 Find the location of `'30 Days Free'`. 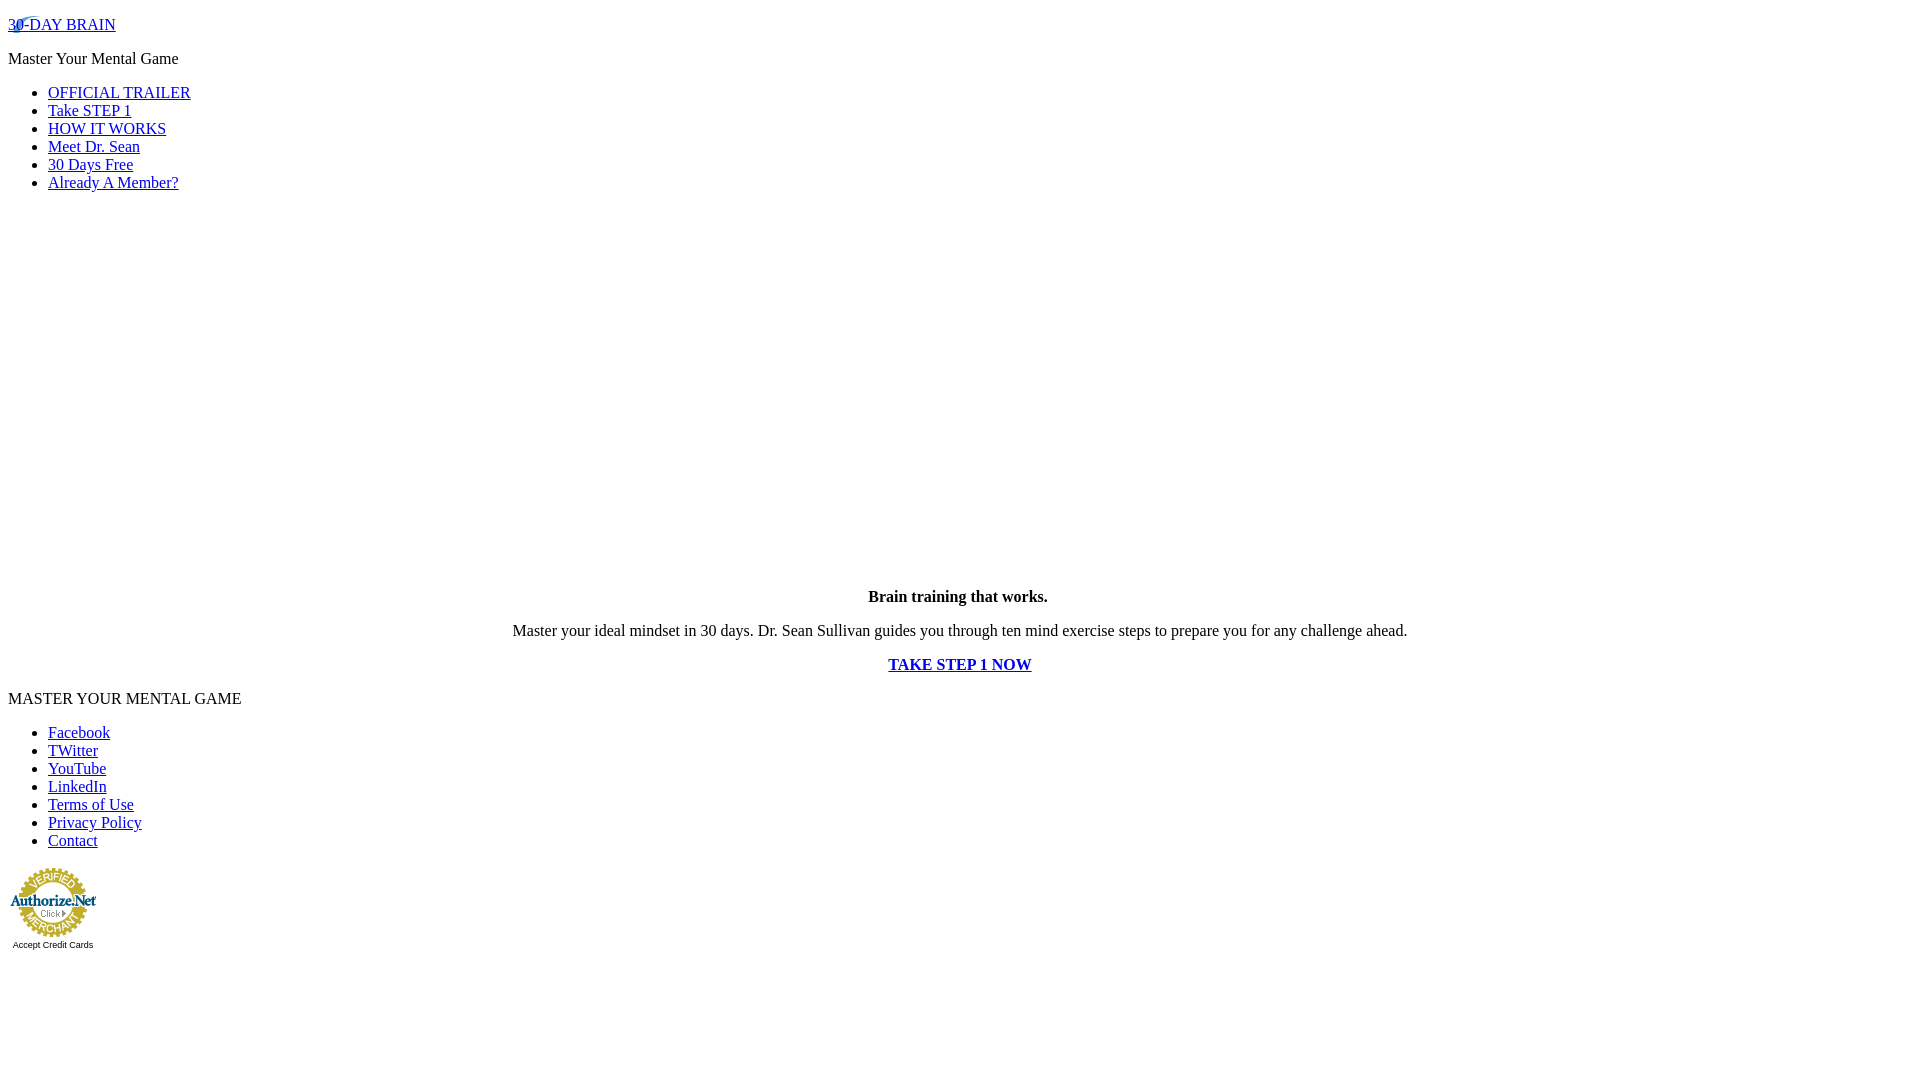

'30 Days Free' is located at coordinates (89, 163).